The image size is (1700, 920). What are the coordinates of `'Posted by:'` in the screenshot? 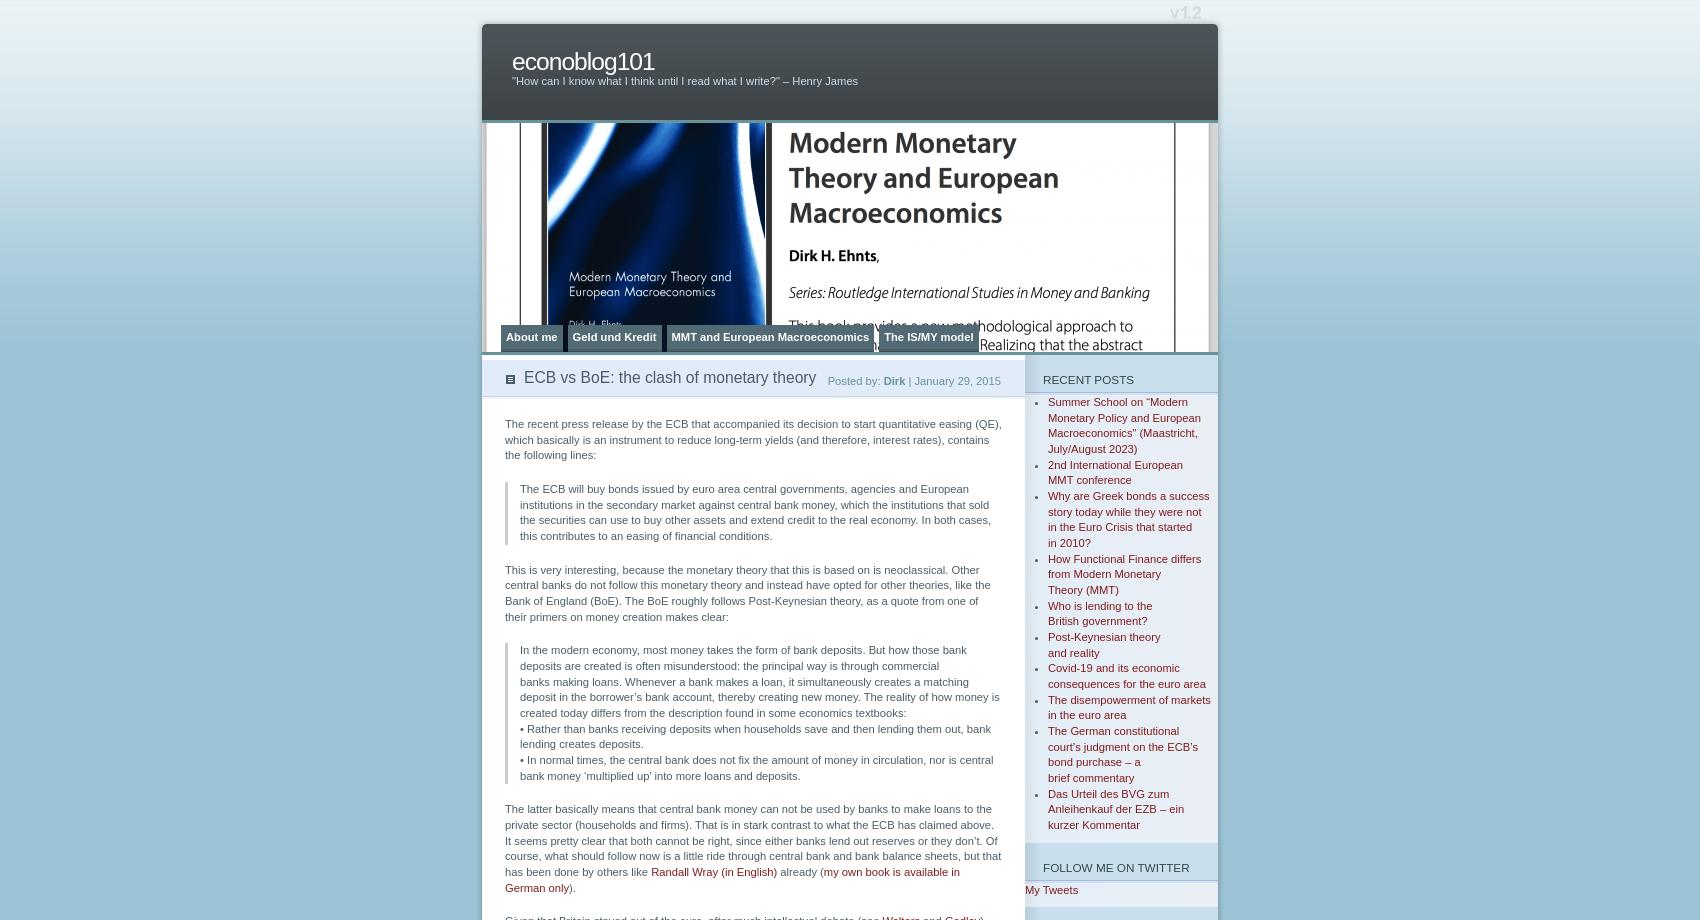 It's located at (854, 379).